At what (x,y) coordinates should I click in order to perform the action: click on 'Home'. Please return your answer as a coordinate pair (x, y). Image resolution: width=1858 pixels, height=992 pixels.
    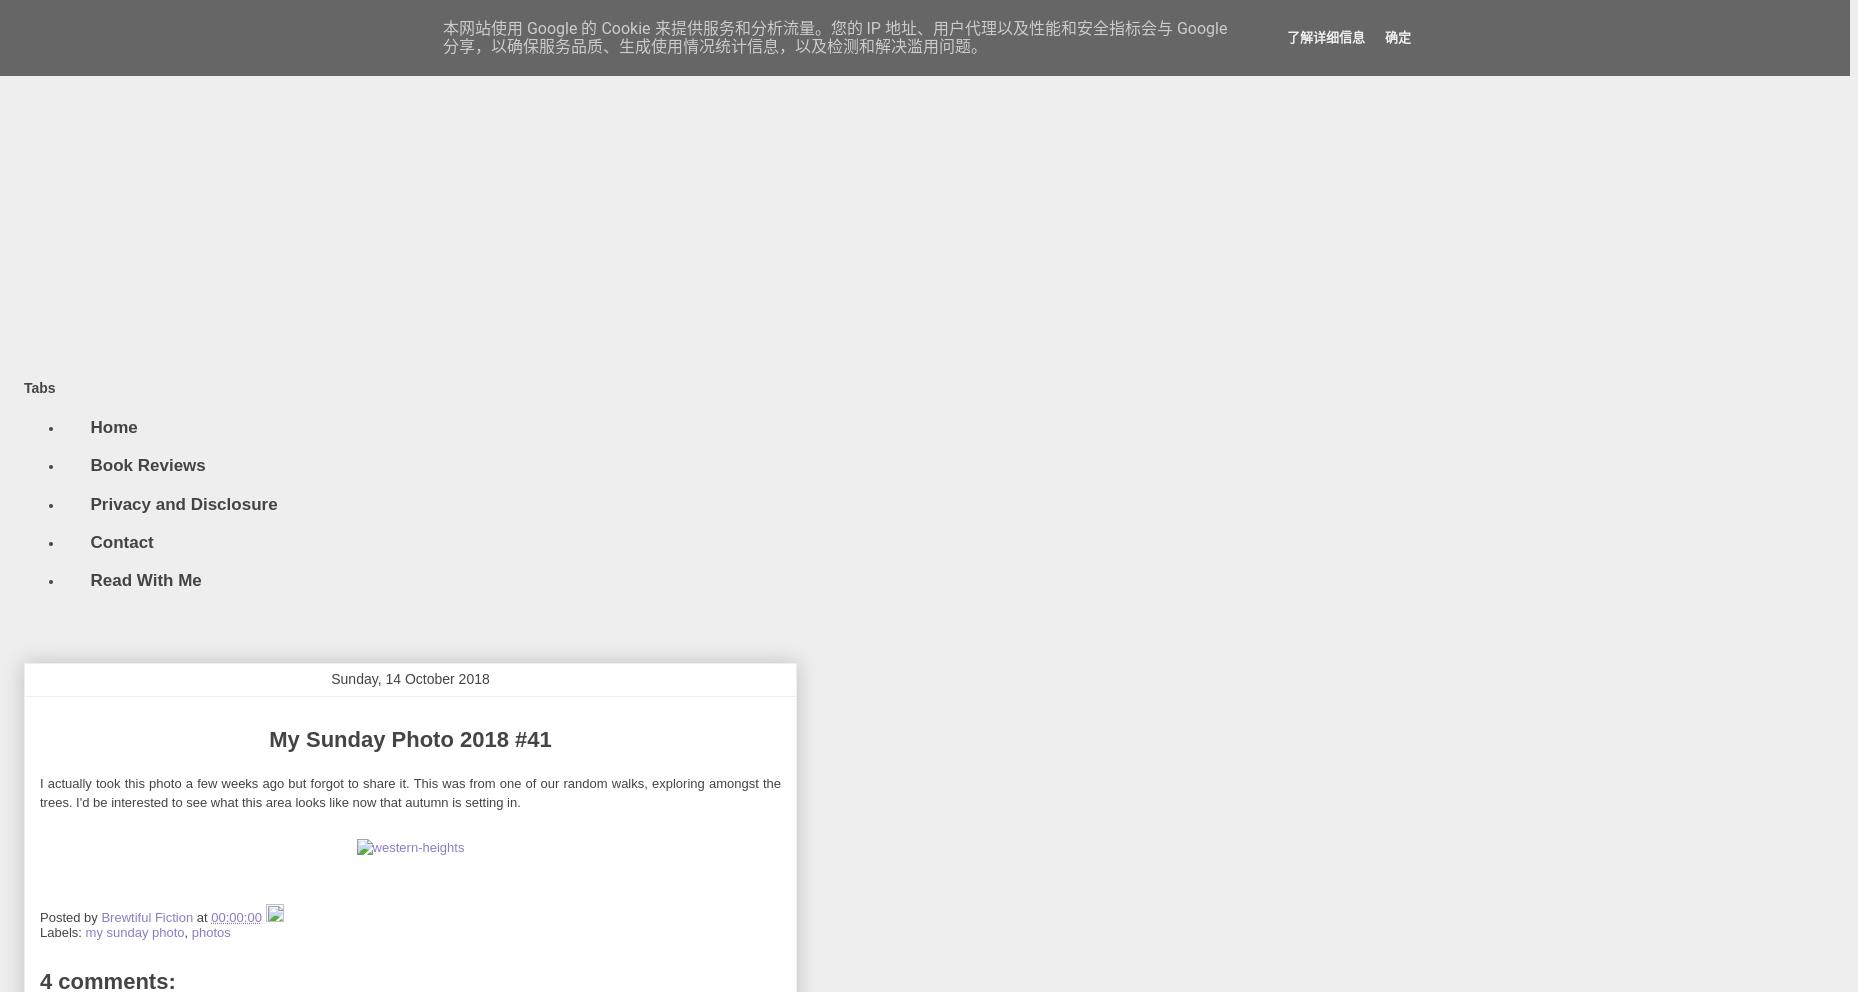
    Looking at the image, I should click on (113, 425).